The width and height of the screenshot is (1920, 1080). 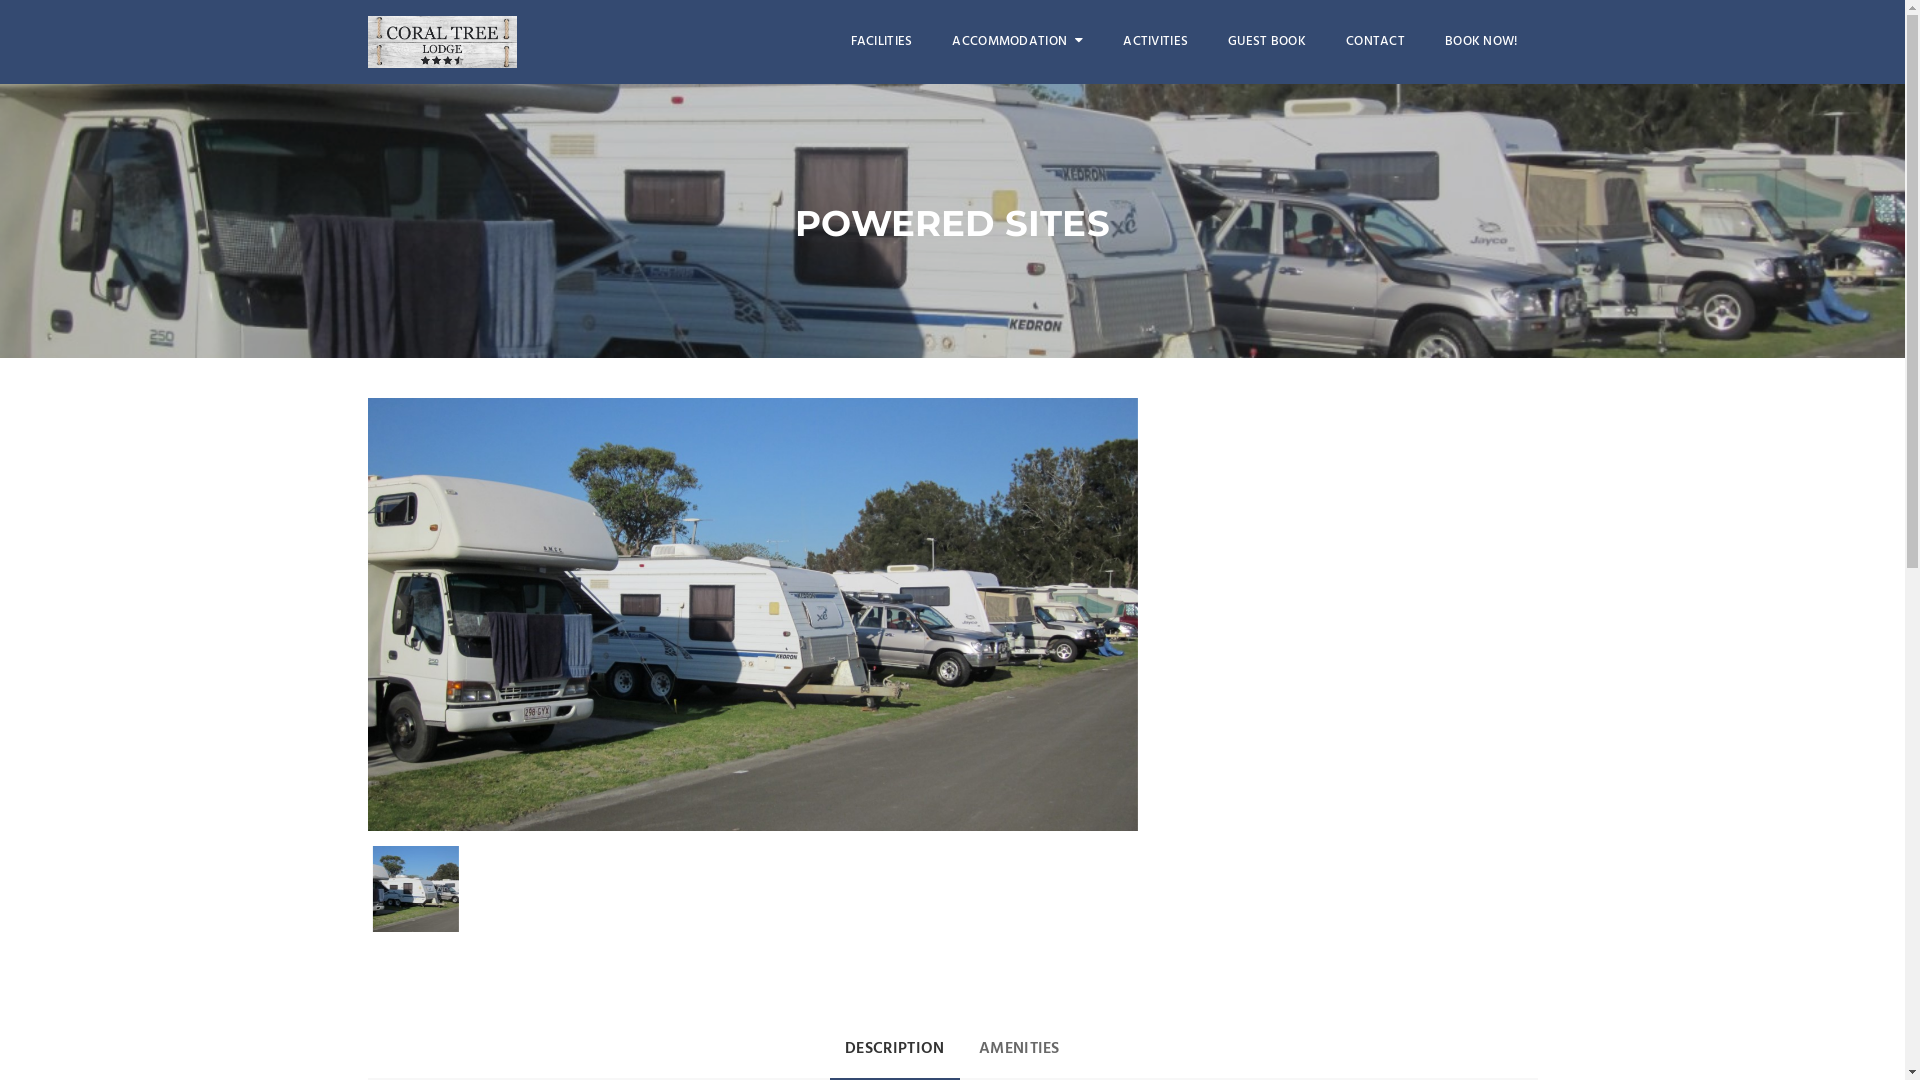 What do you see at coordinates (1374, 42) in the screenshot?
I see `'CONTACT'` at bounding box center [1374, 42].